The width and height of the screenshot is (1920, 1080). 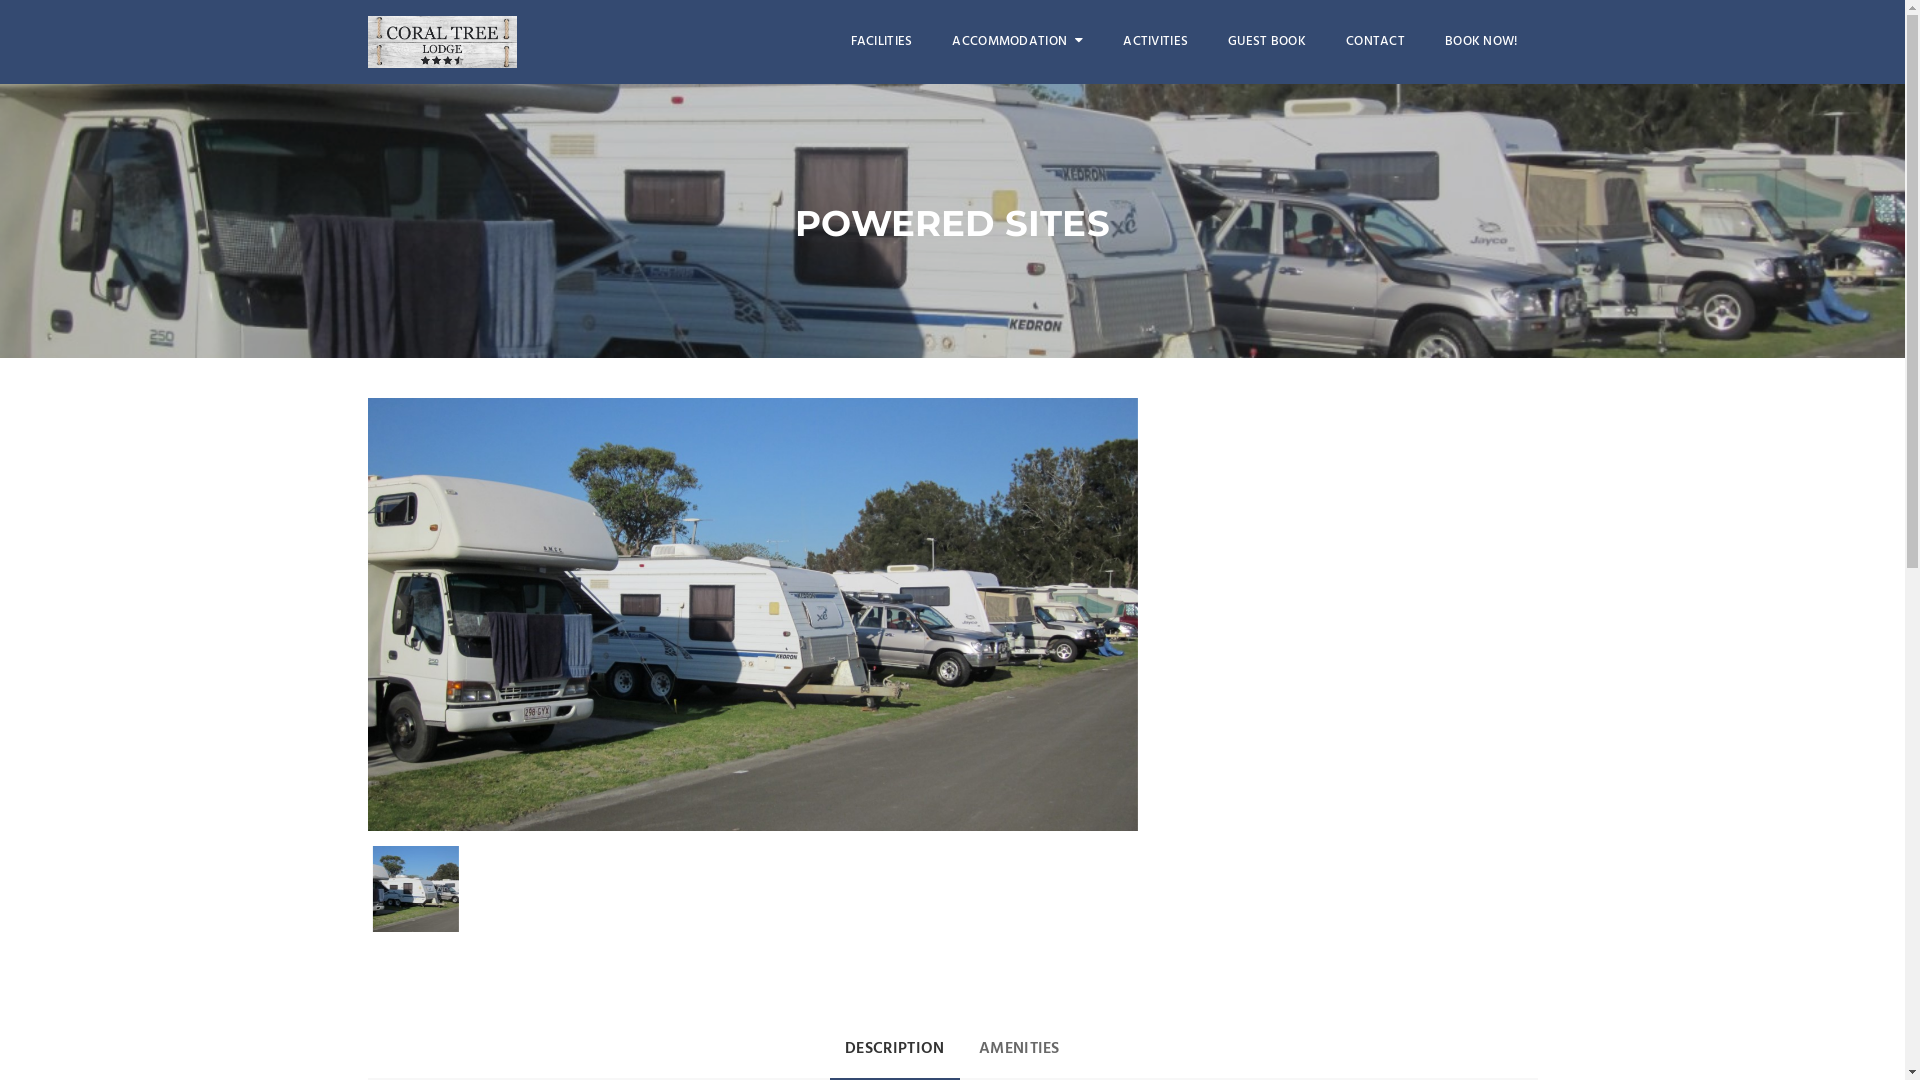 What do you see at coordinates (1374, 42) in the screenshot?
I see `'CONTACT'` at bounding box center [1374, 42].